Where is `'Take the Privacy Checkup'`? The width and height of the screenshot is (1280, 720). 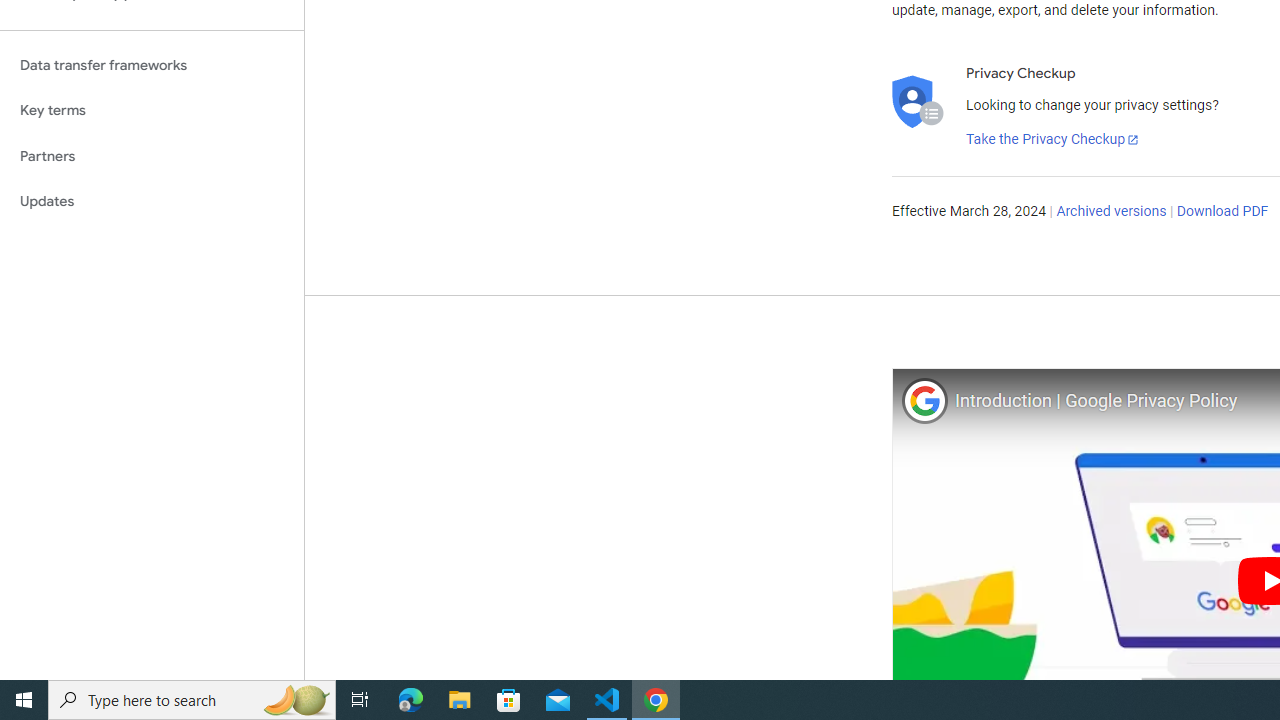 'Take the Privacy Checkup' is located at coordinates (1052, 139).